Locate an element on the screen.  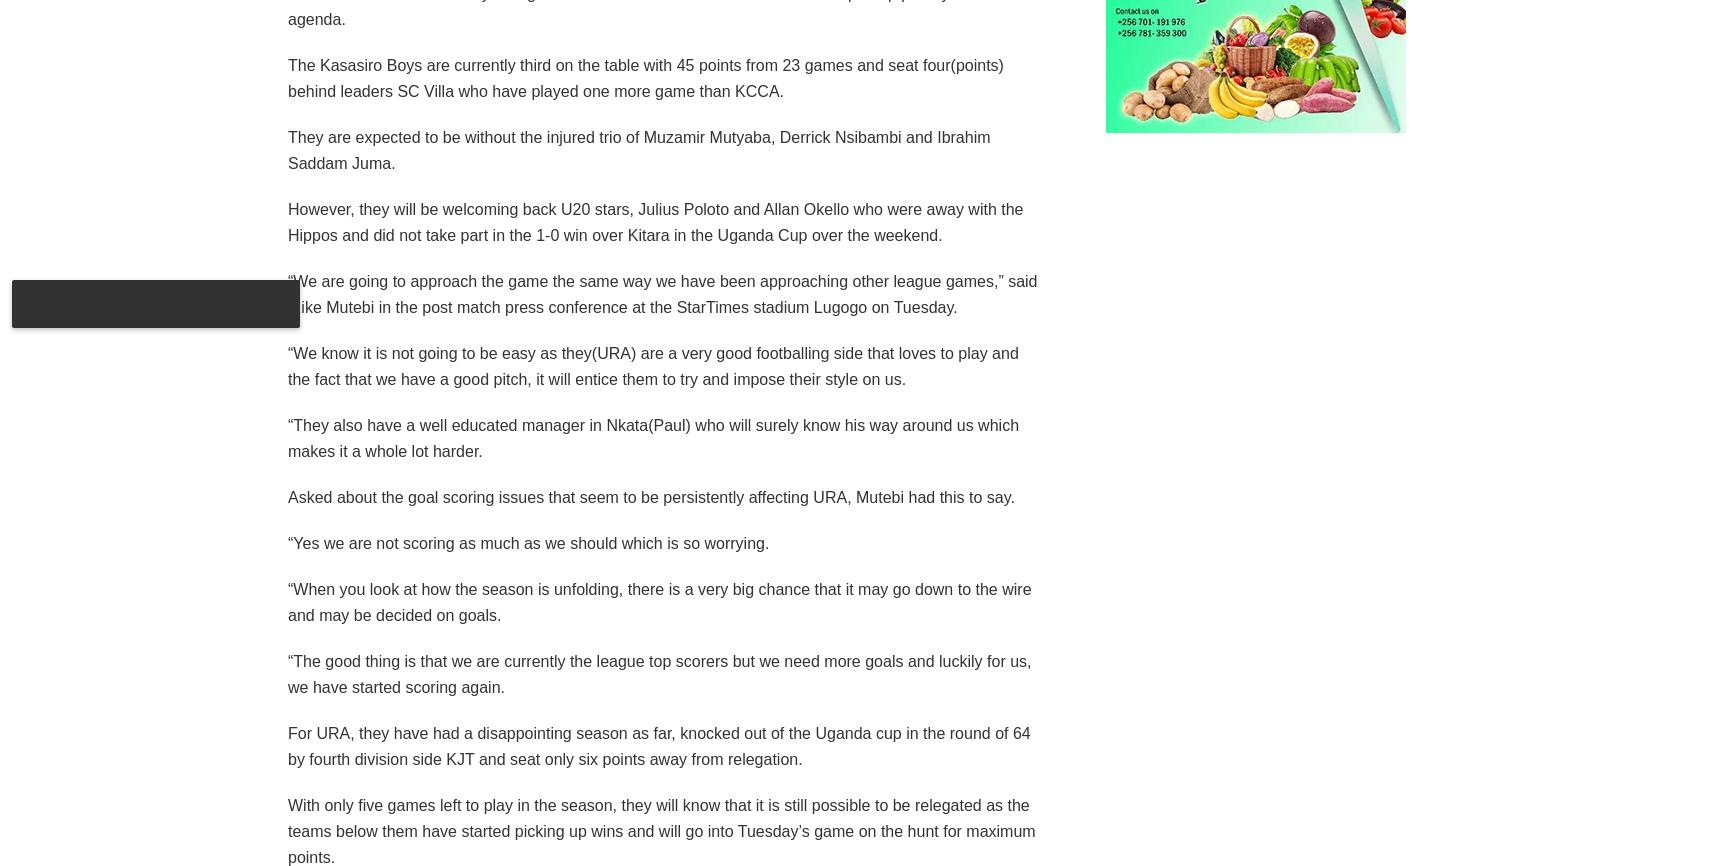
'They are expected to be without the injured trio of Muzamir Mutyaba, Derrick Nsibambi and Ibrahim Saddam Juma.' is located at coordinates (639, 149).